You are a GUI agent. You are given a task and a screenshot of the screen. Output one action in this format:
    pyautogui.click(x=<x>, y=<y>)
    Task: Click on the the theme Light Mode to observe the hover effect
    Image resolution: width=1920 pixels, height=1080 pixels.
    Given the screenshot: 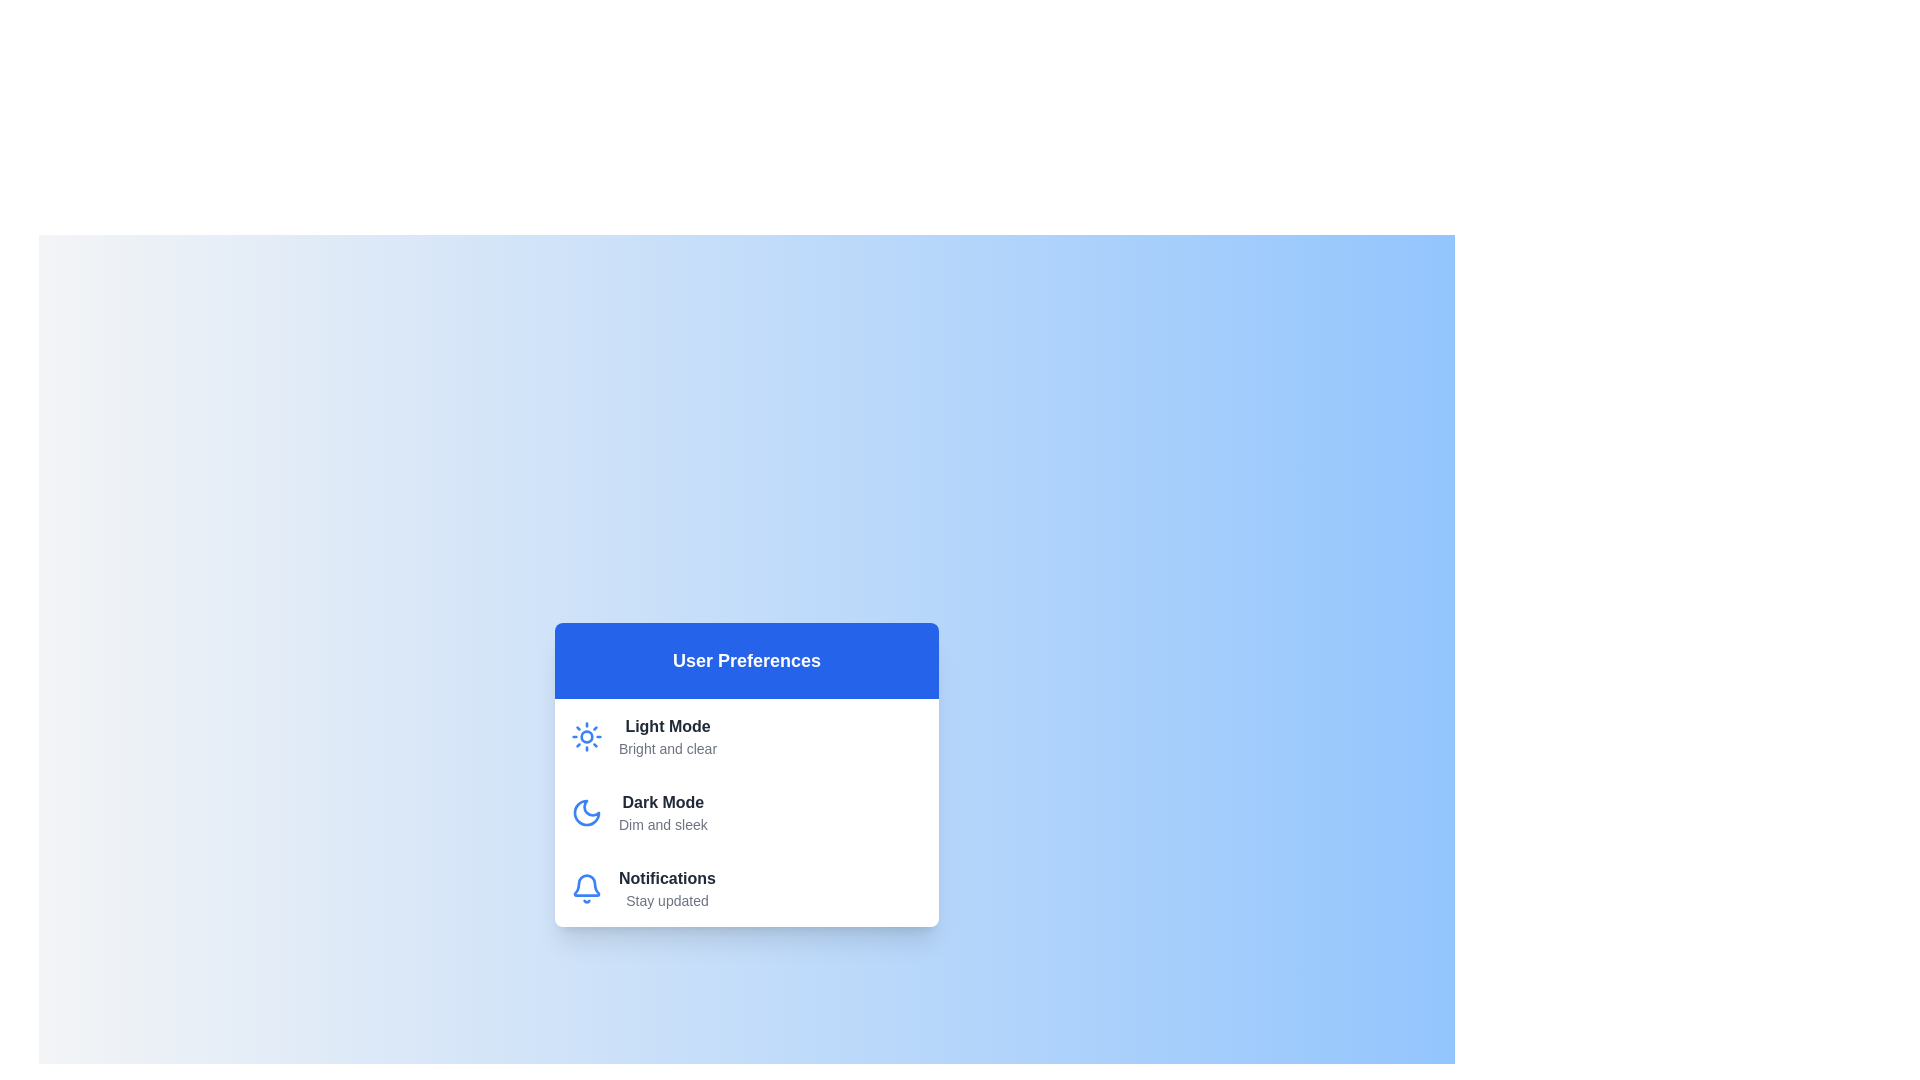 What is the action you would take?
    pyautogui.click(x=746, y=736)
    